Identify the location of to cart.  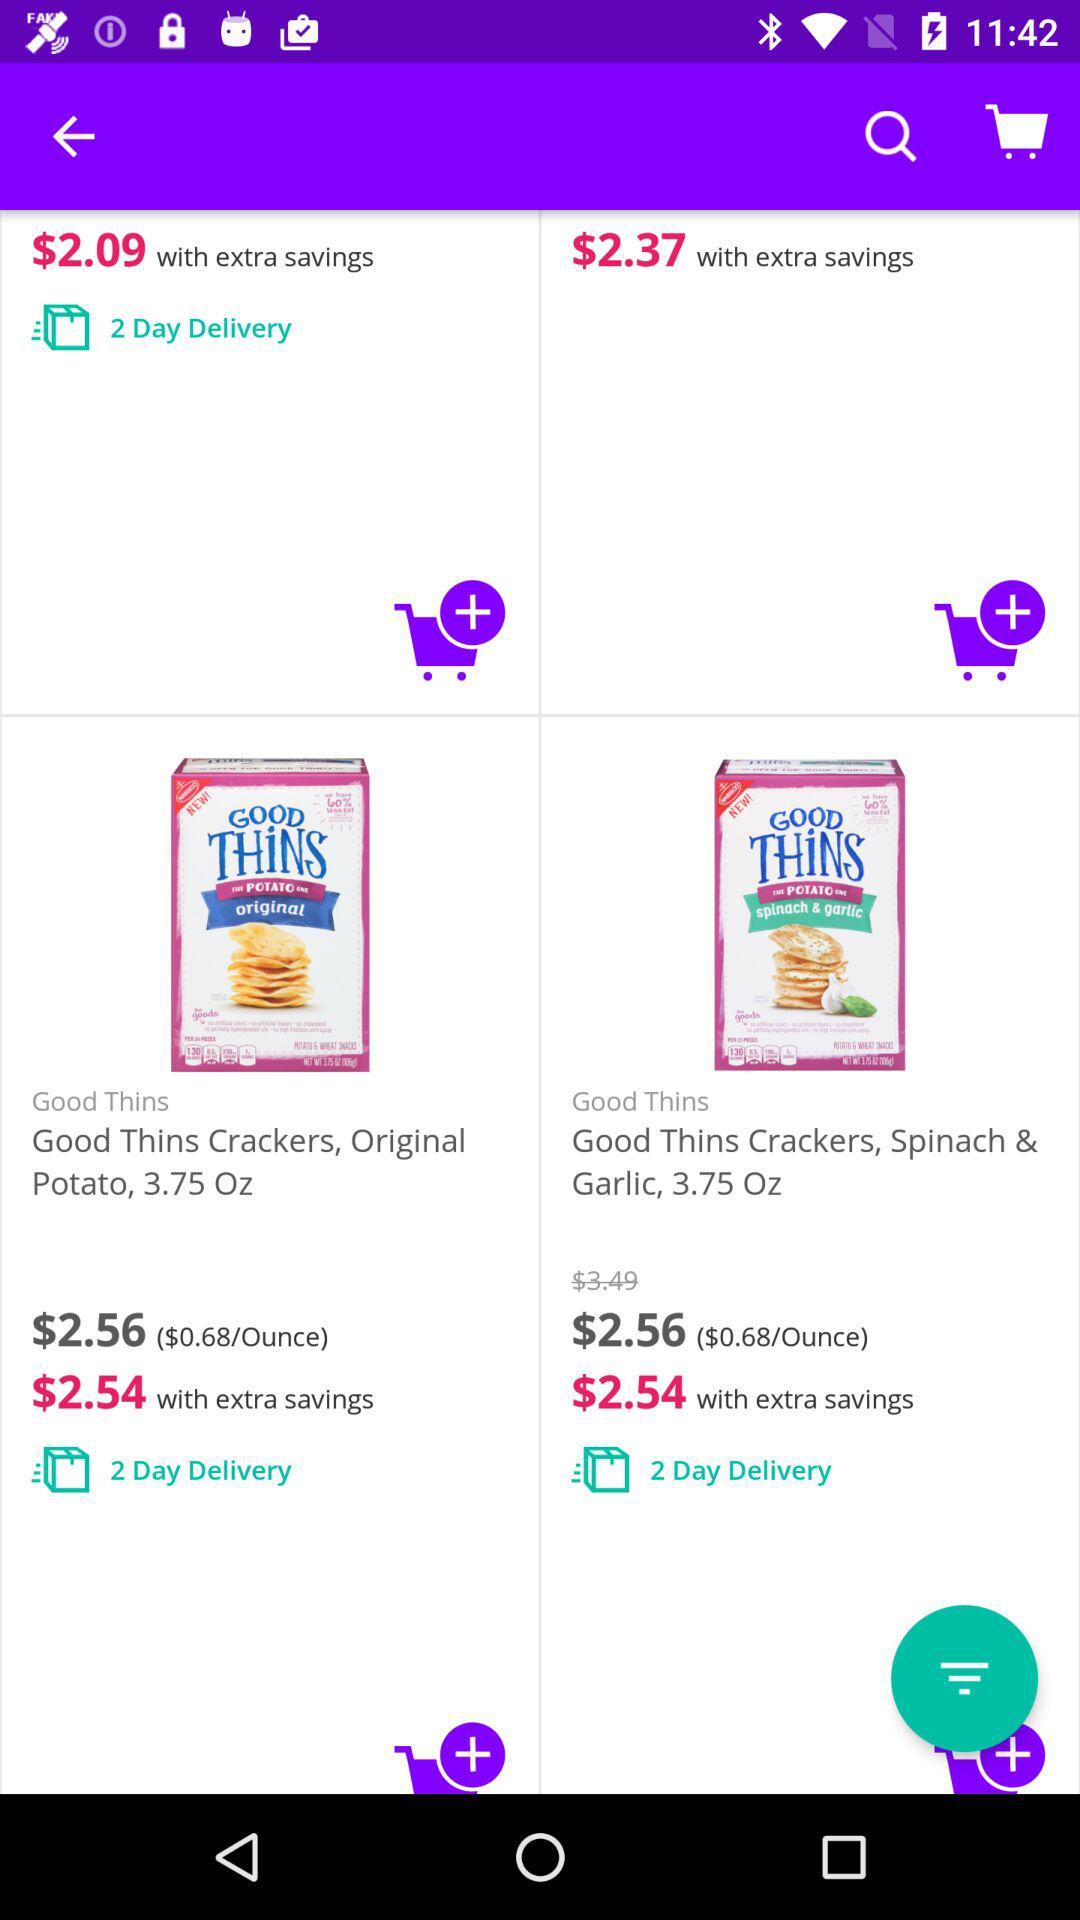
(991, 1753).